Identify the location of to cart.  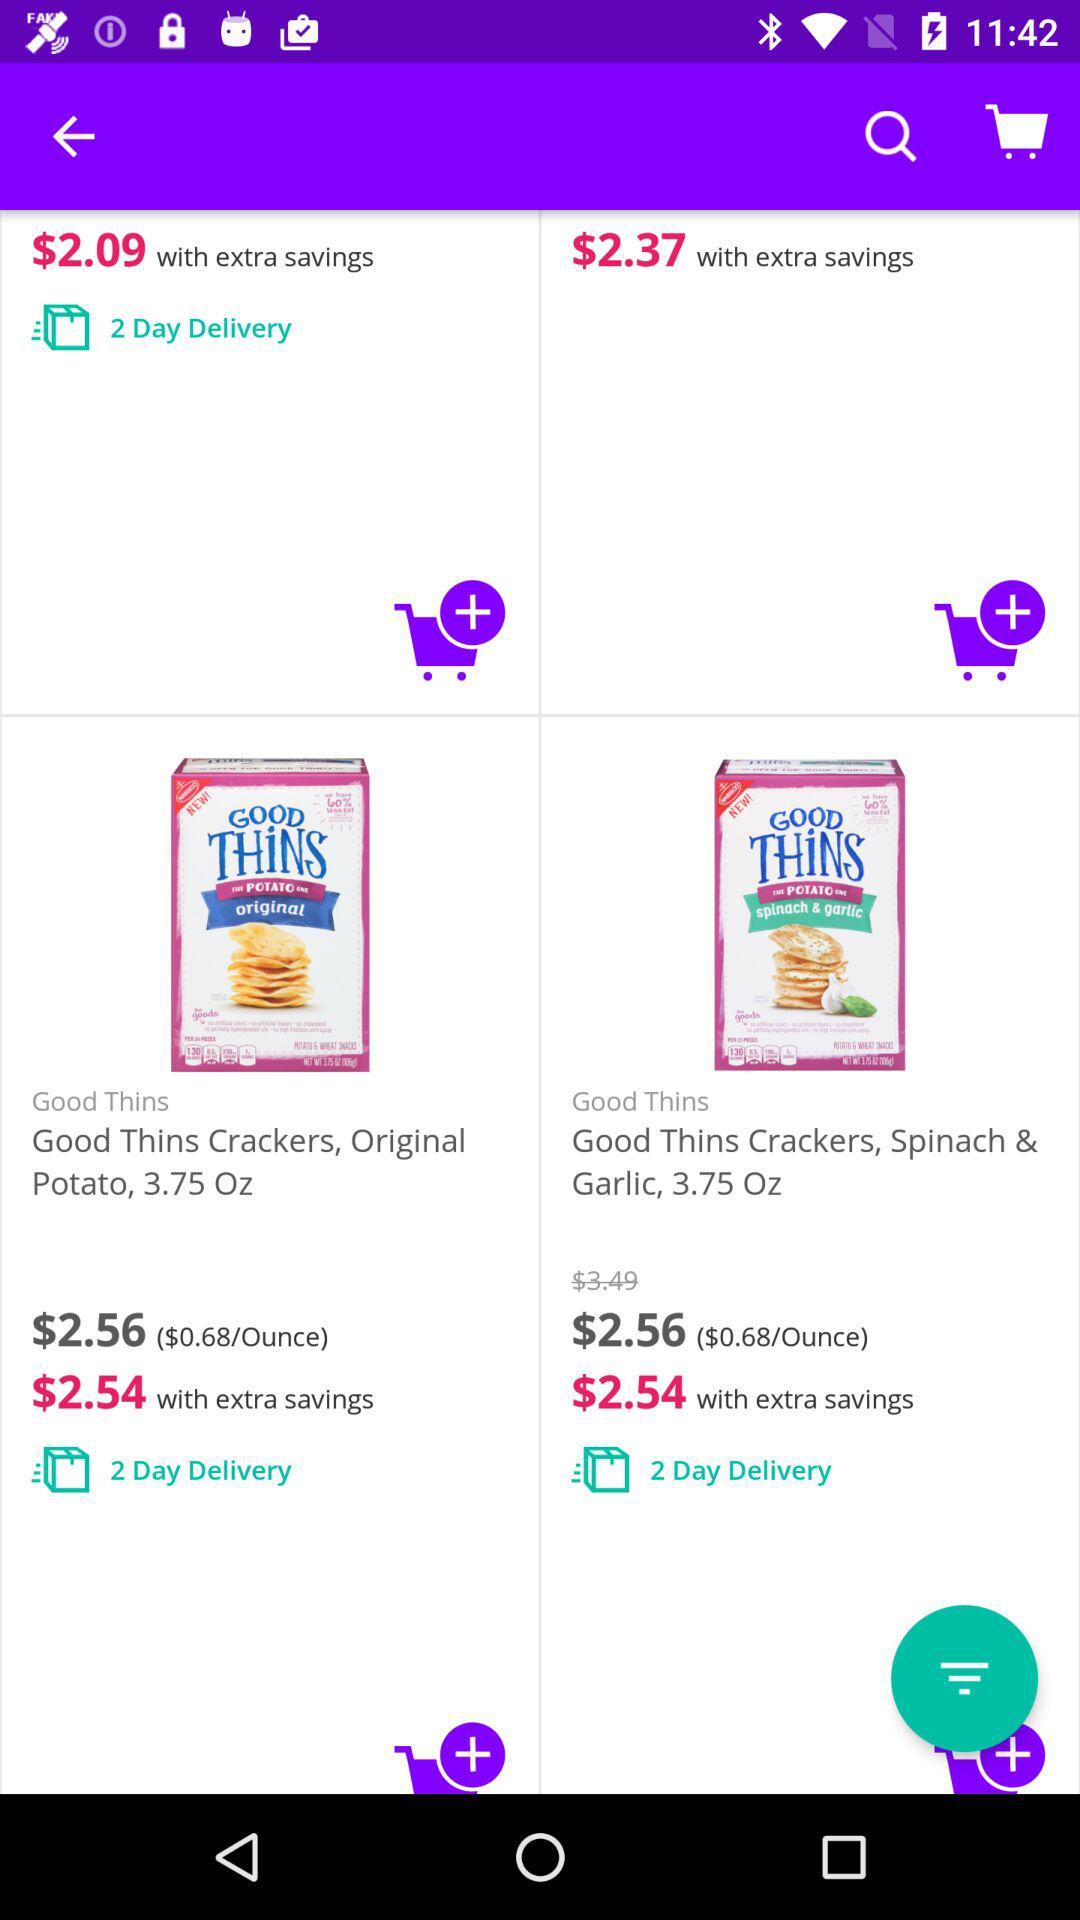
(991, 1753).